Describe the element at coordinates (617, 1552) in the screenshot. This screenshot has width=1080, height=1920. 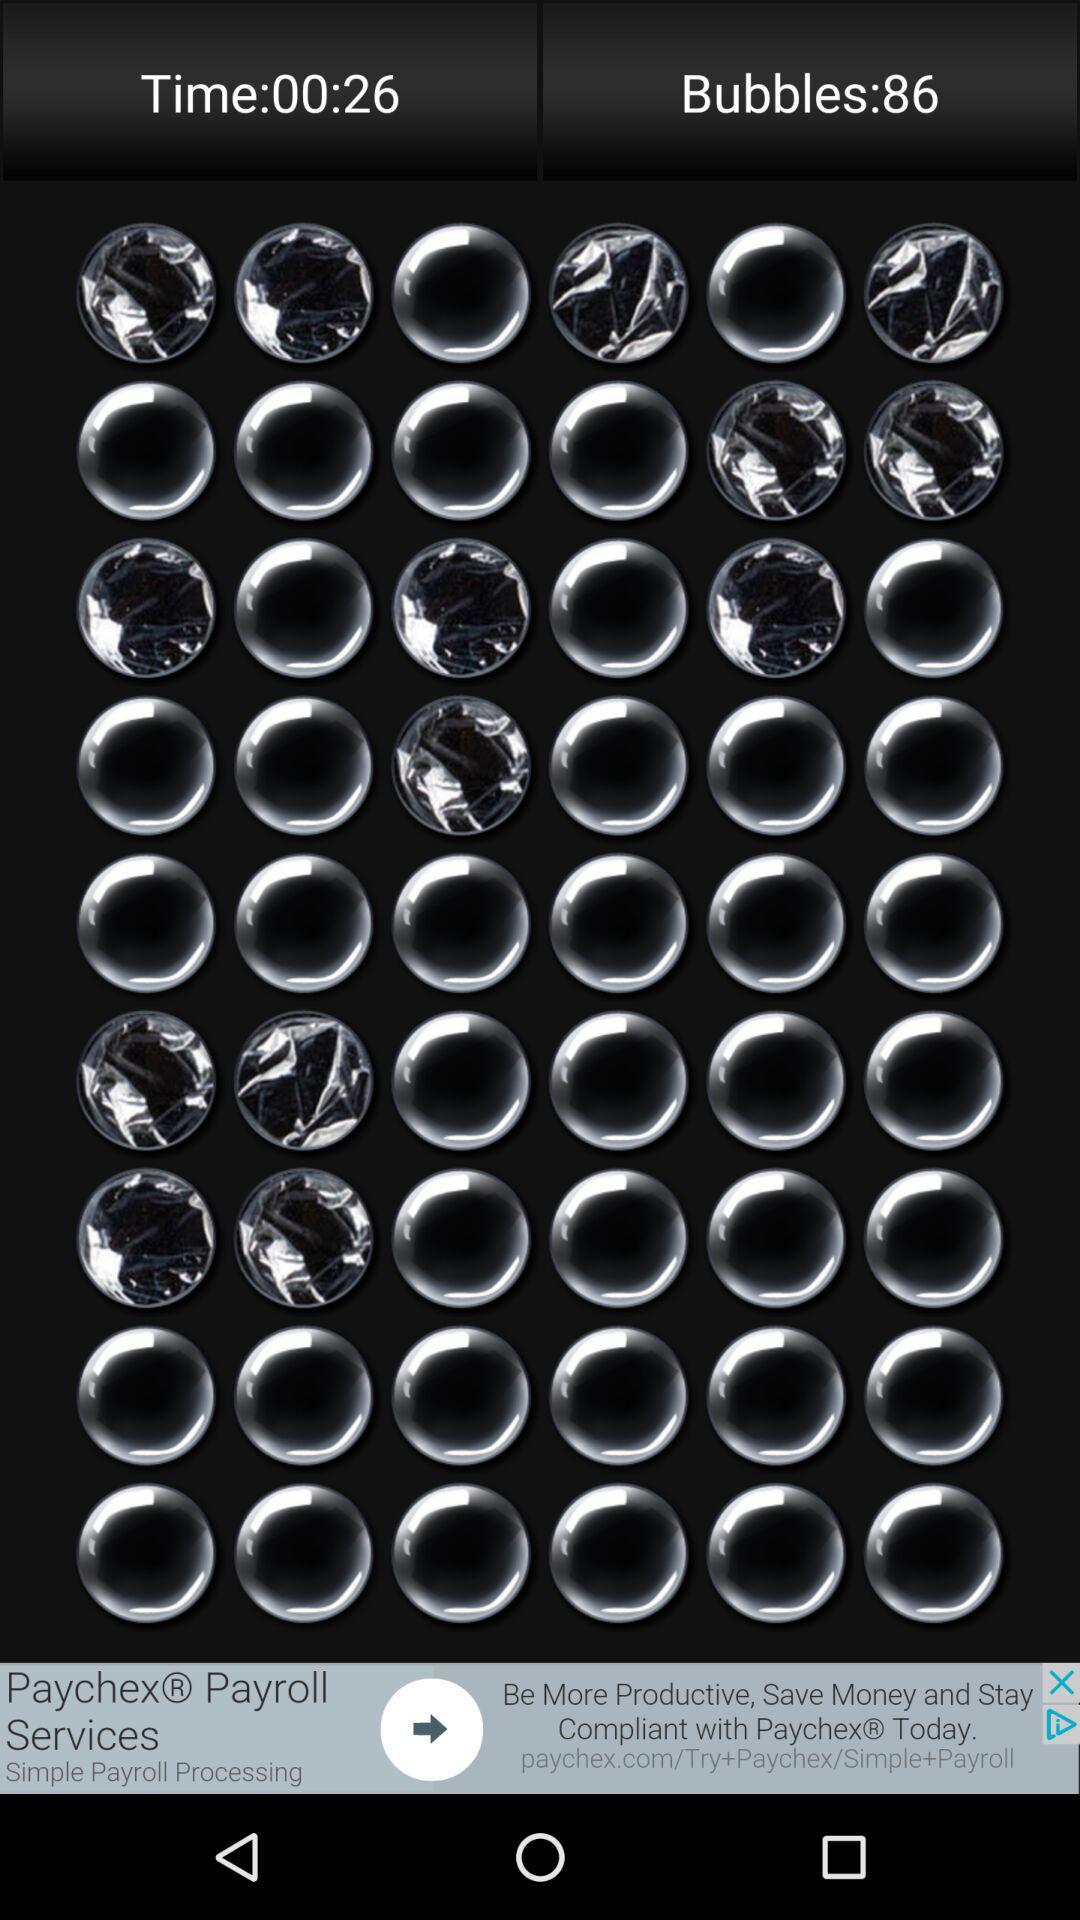
I see `pop bubble` at that location.